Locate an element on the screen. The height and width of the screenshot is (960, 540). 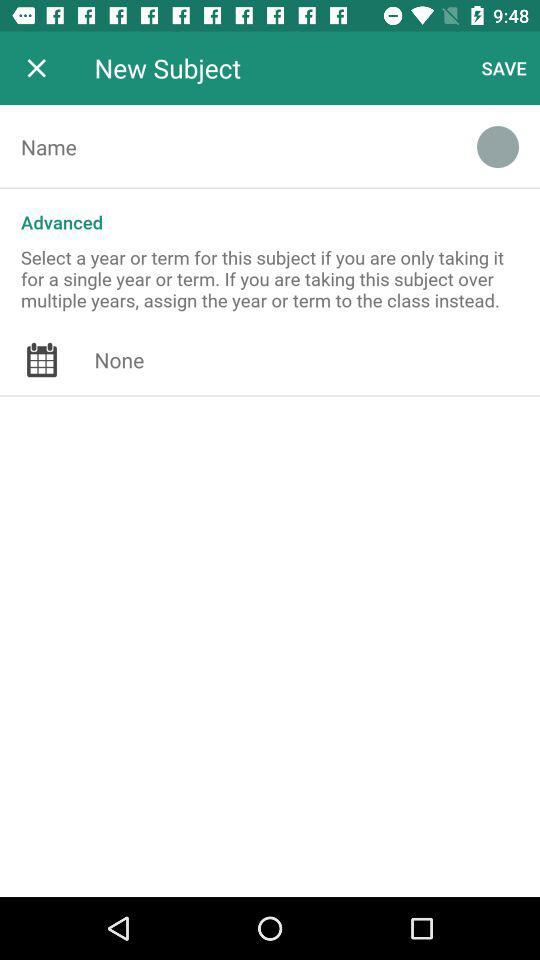
date from calendar is located at coordinates (317, 360).